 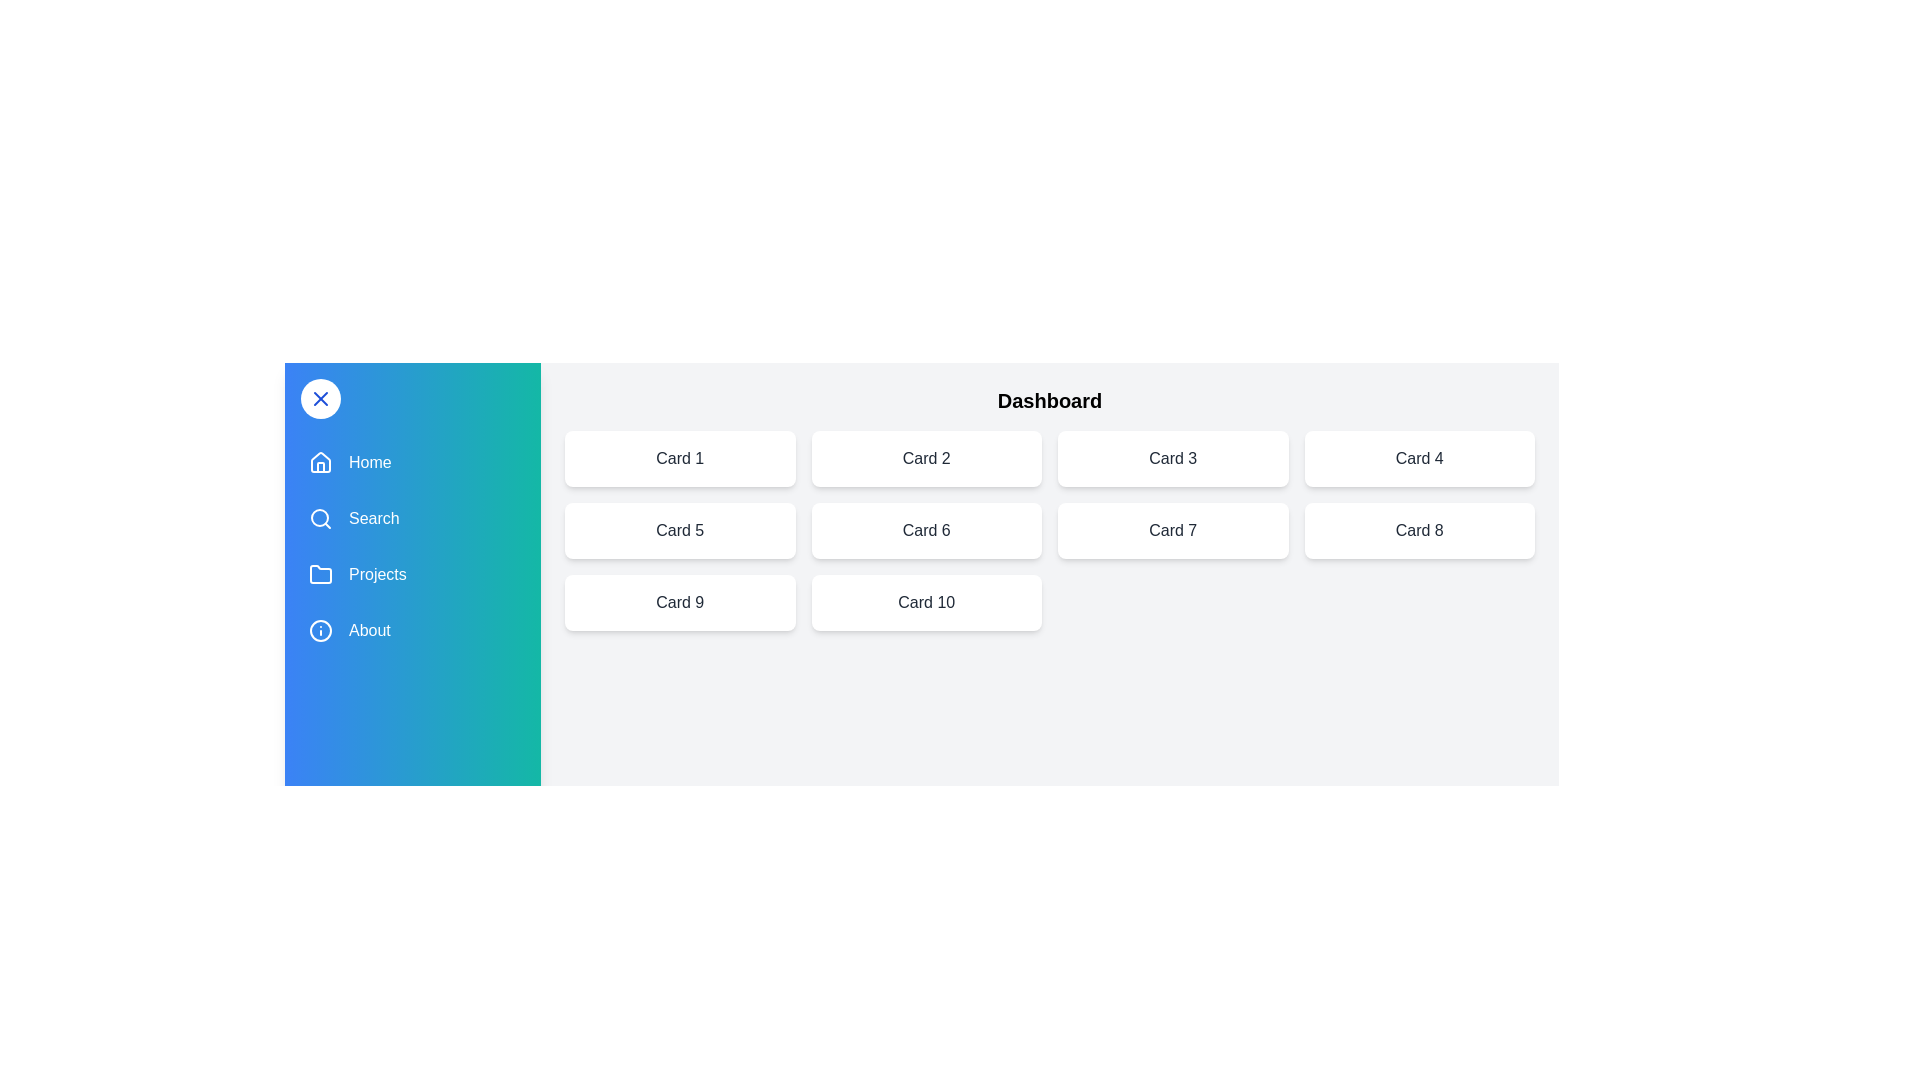 I want to click on the menu item Home to navigate or trigger its respective action, so click(x=411, y=462).